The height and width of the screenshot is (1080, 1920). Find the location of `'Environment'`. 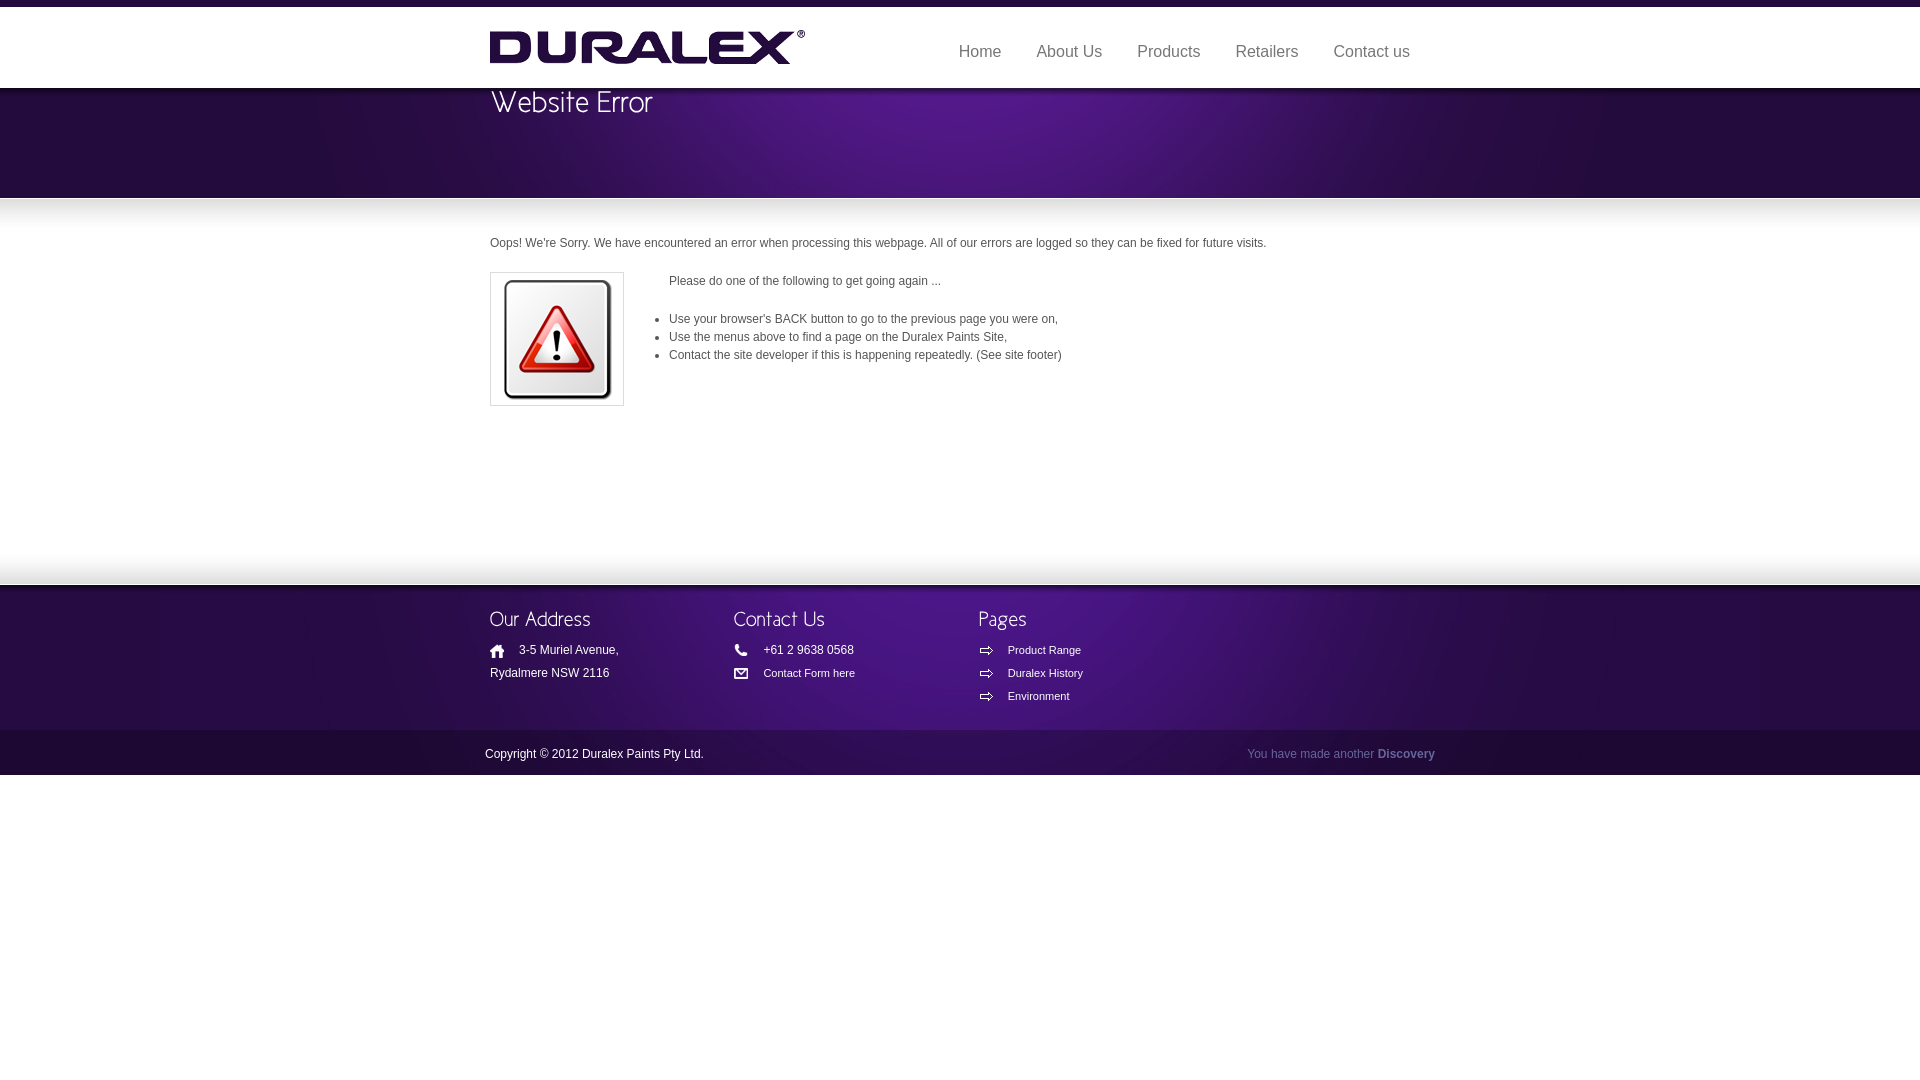

'Environment' is located at coordinates (1061, 694).